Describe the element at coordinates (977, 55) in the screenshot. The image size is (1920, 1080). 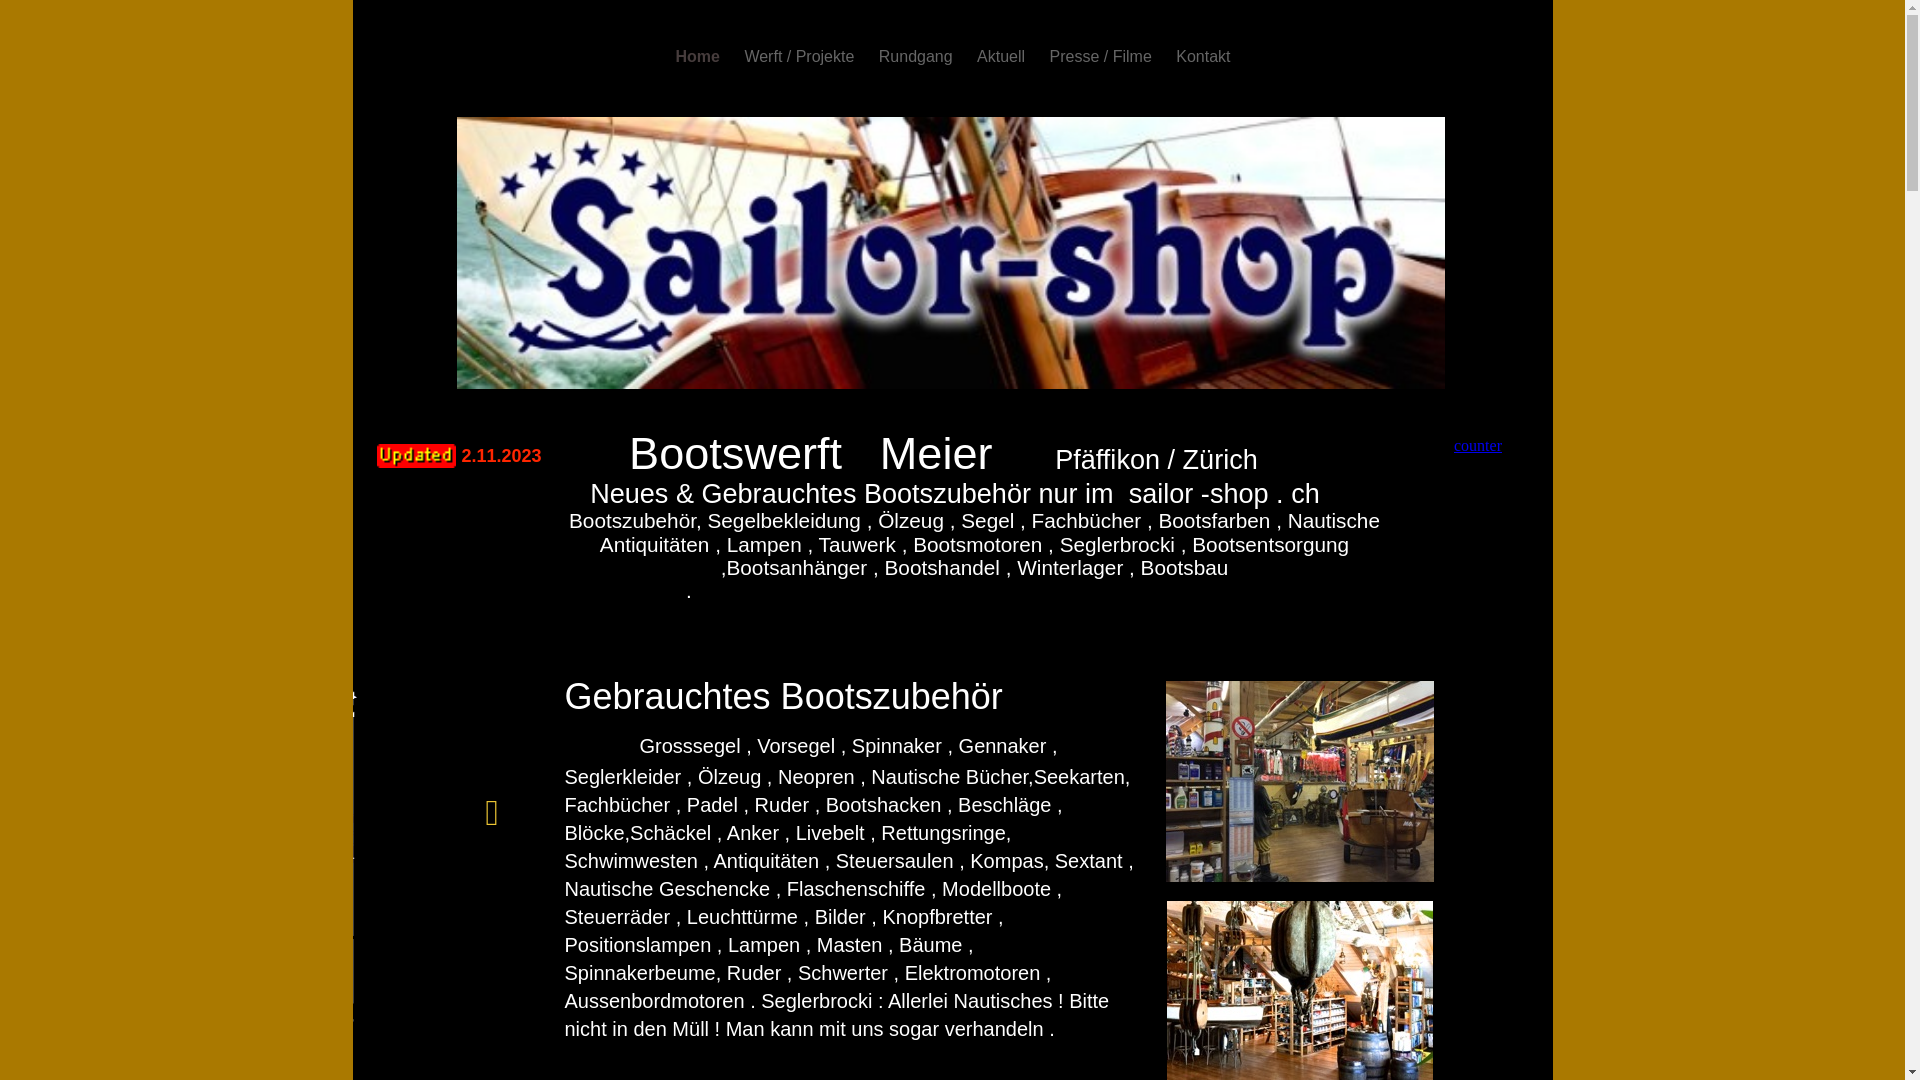
I see `'Aktuell'` at that location.